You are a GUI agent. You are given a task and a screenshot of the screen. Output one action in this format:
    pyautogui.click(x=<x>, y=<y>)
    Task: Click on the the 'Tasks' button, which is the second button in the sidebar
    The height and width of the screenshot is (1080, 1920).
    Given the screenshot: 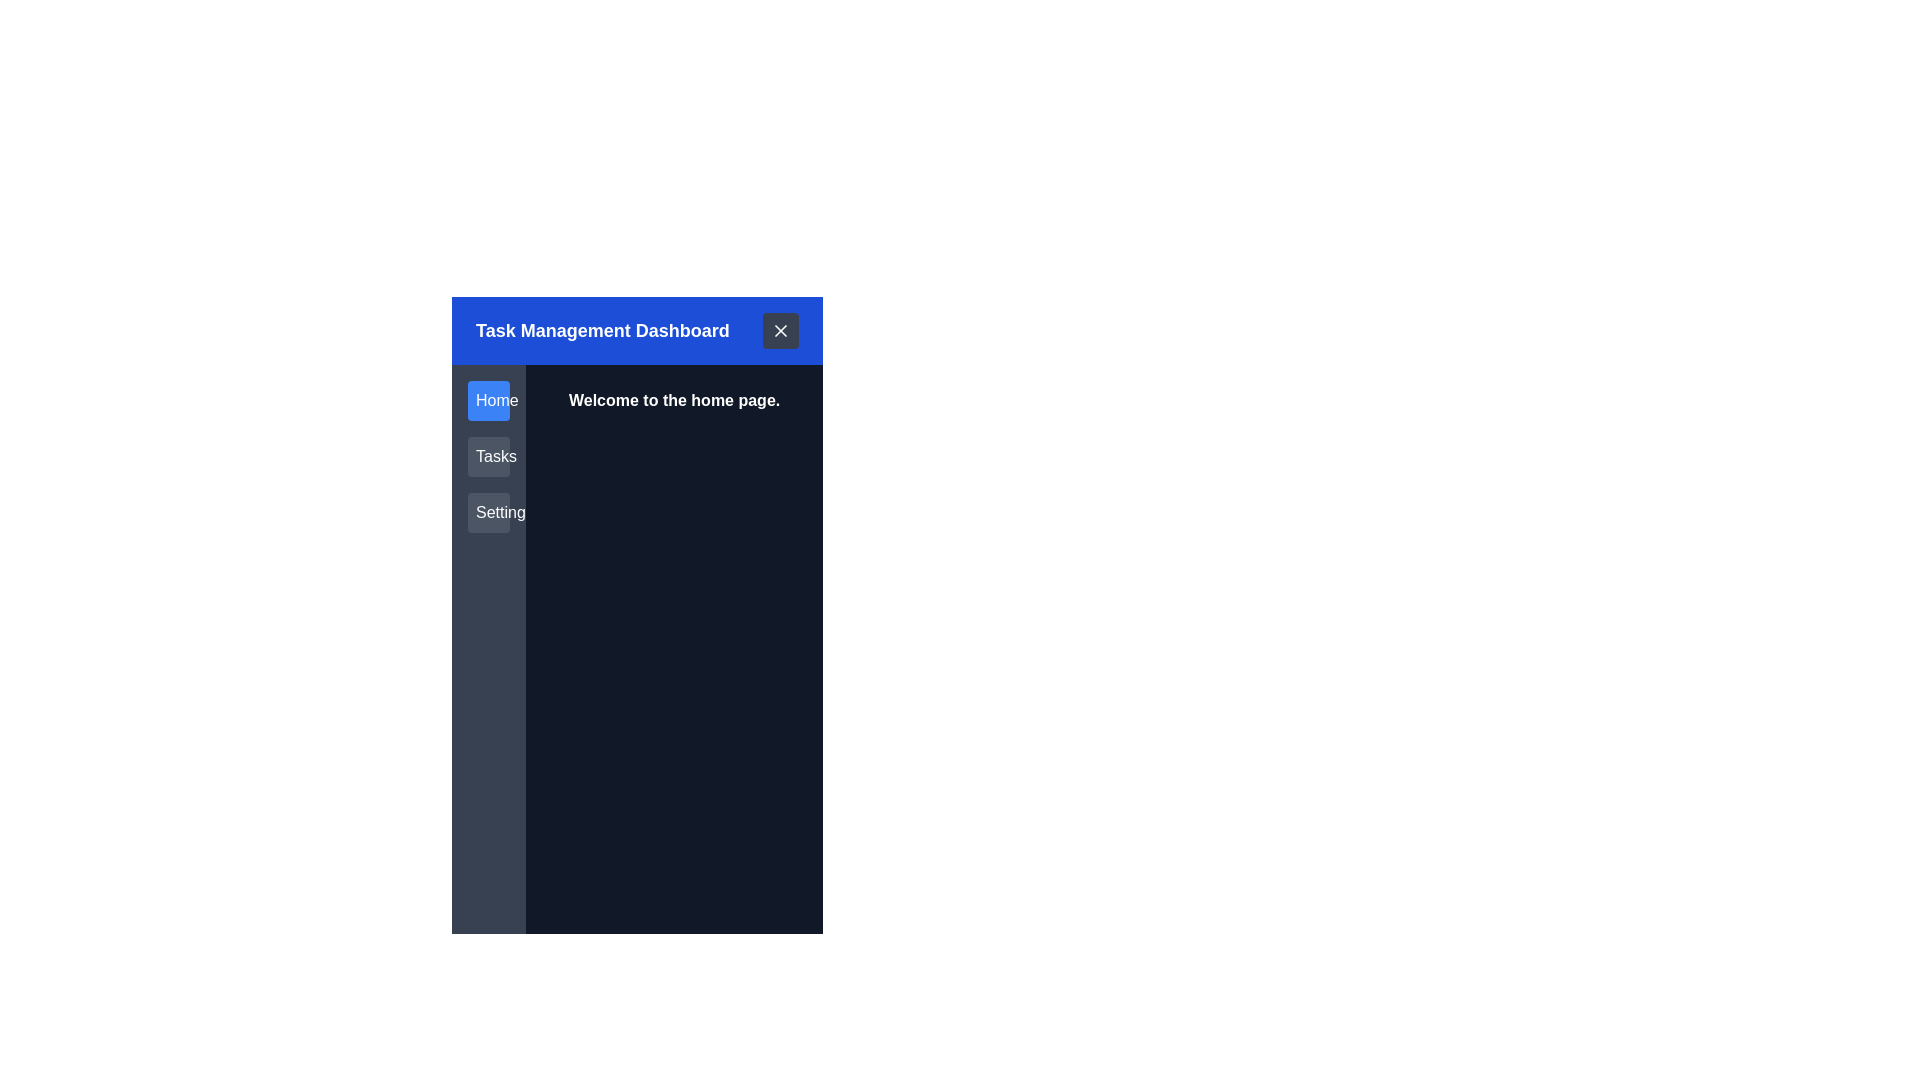 What is the action you would take?
    pyautogui.click(x=489, y=456)
    